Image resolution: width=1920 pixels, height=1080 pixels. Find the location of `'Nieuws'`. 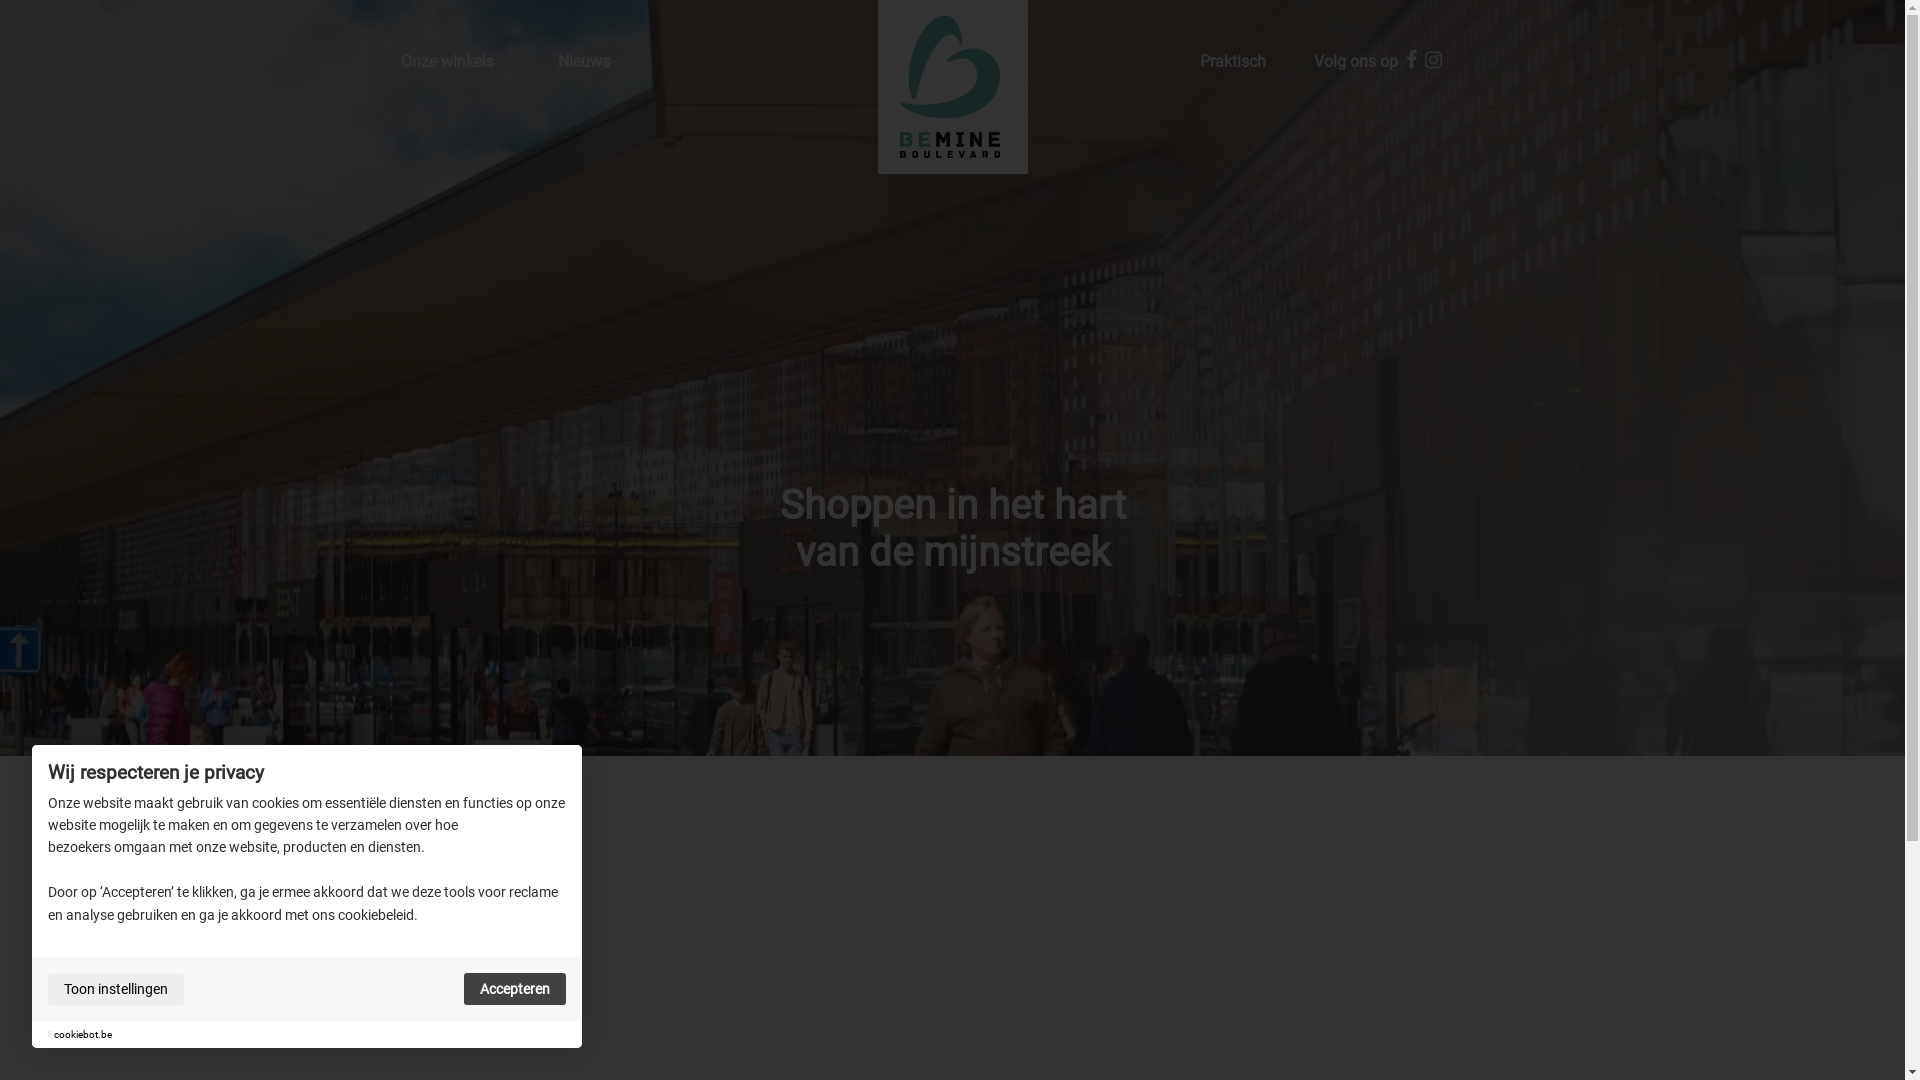

'Nieuws' is located at coordinates (583, 60).